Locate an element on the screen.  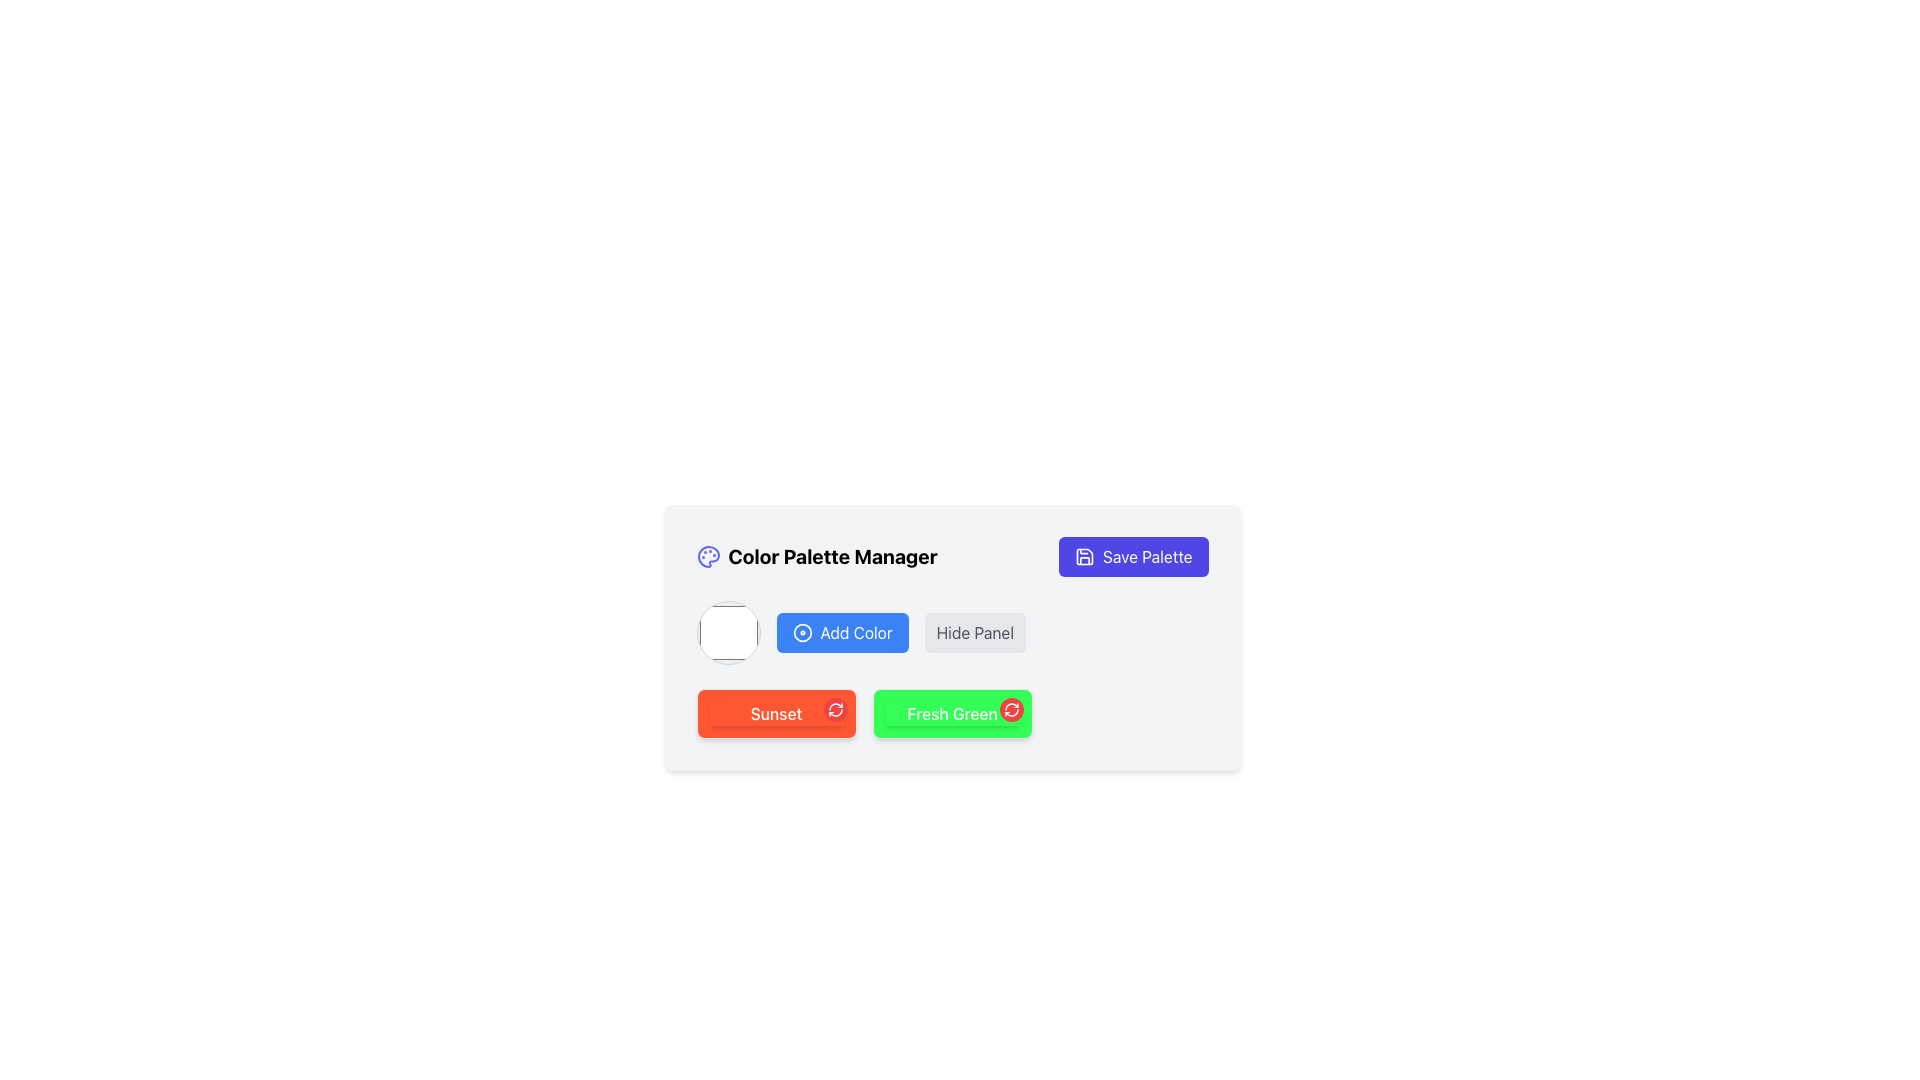
the text label reading 'Sunset', which is centered within an orange button in the lower left quadrant of the application is located at coordinates (775, 712).